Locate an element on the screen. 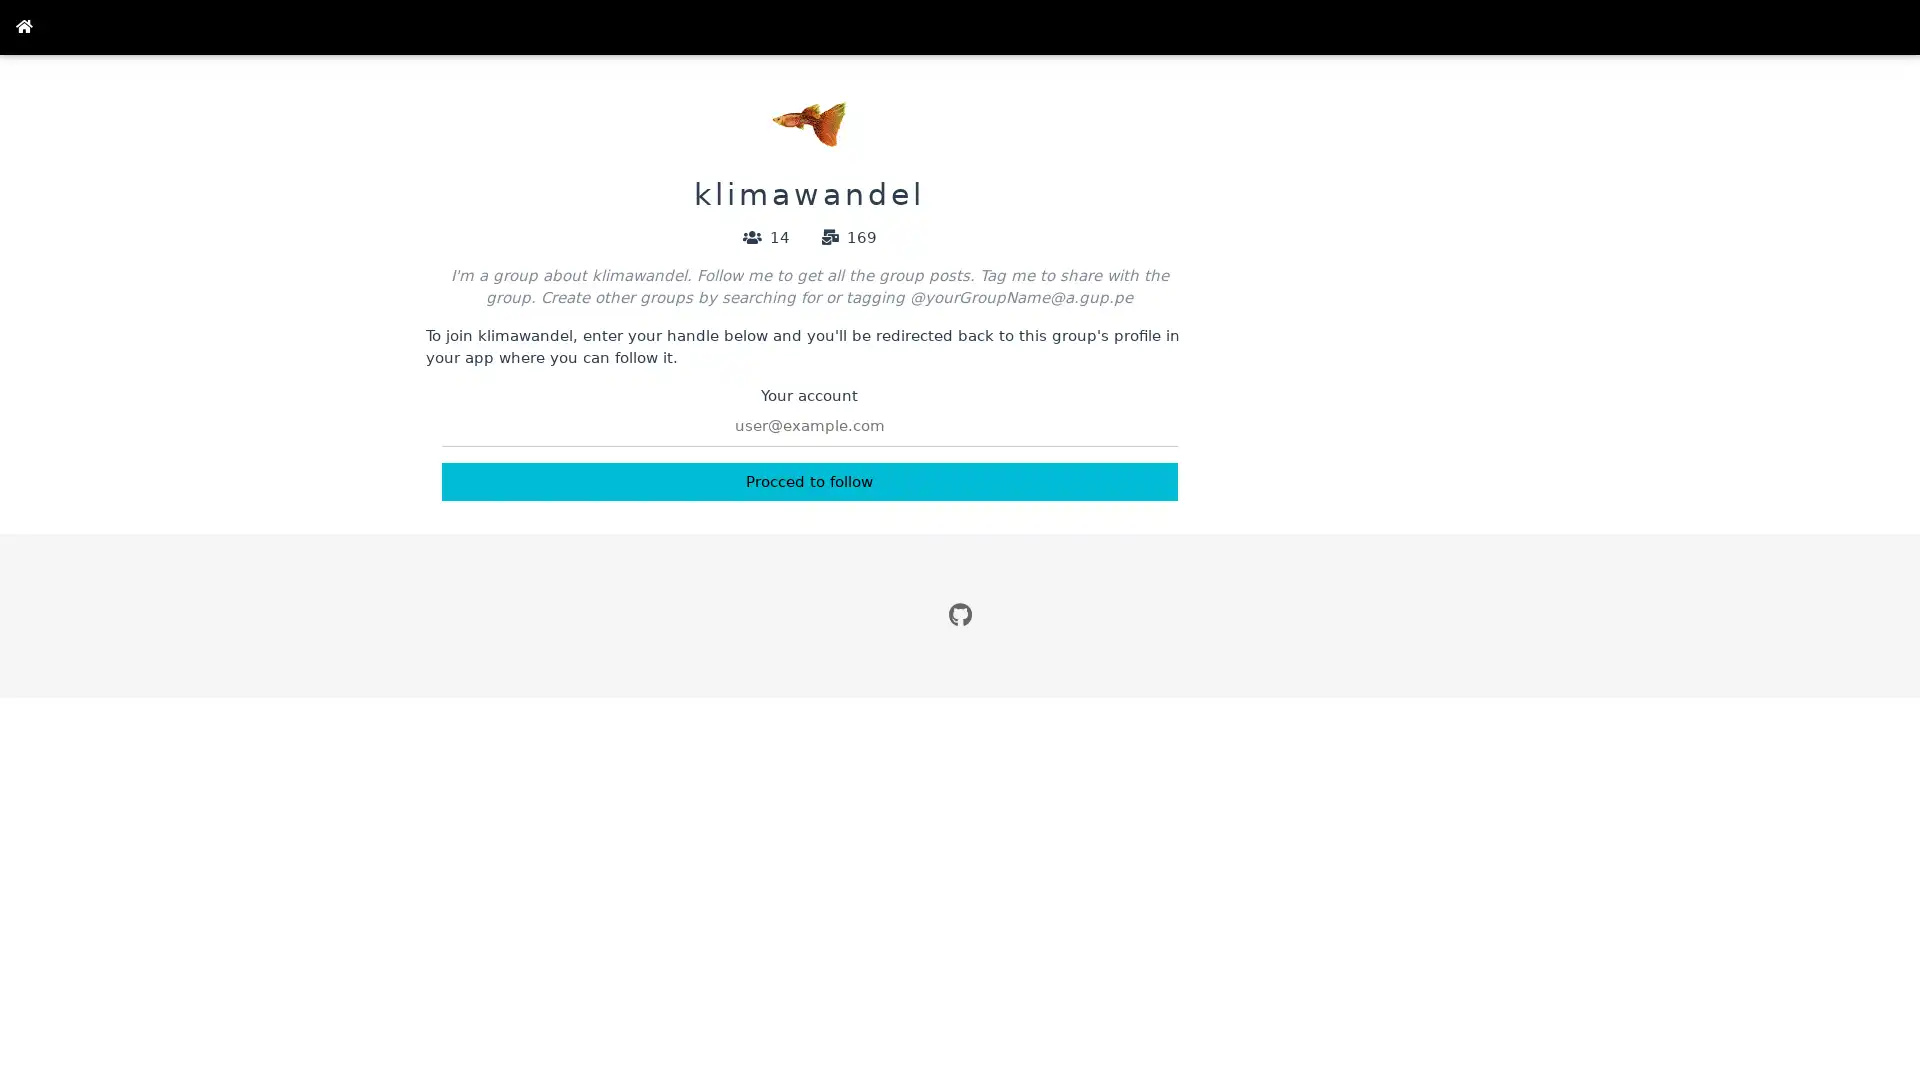 This screenshot has height=1080, width=1920. Procced to follow is located at coordinates (809, 481).